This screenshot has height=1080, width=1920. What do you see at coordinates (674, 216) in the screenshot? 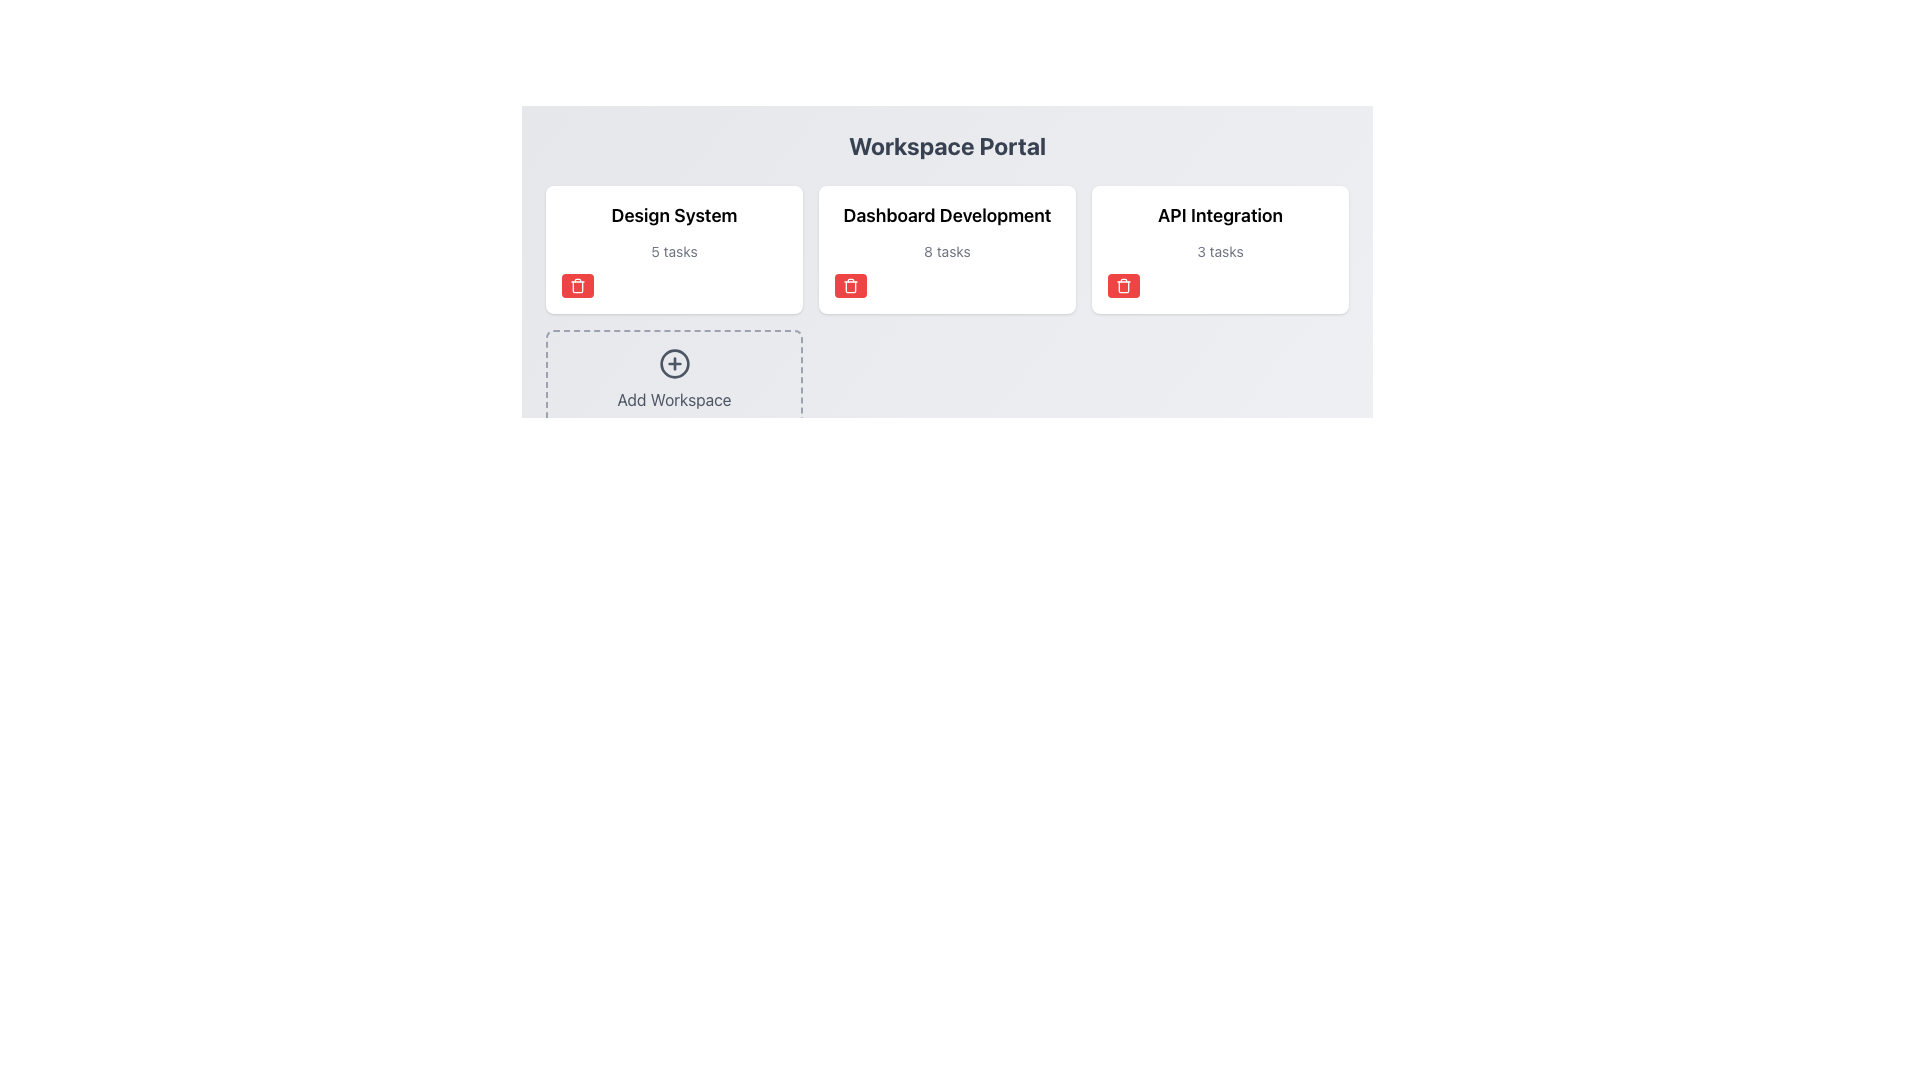
I see `text label that serves as a title for the 'Design System' tasks located at the top of the first card in a horizontal row of similar cards` at bounding box center [674, 216].